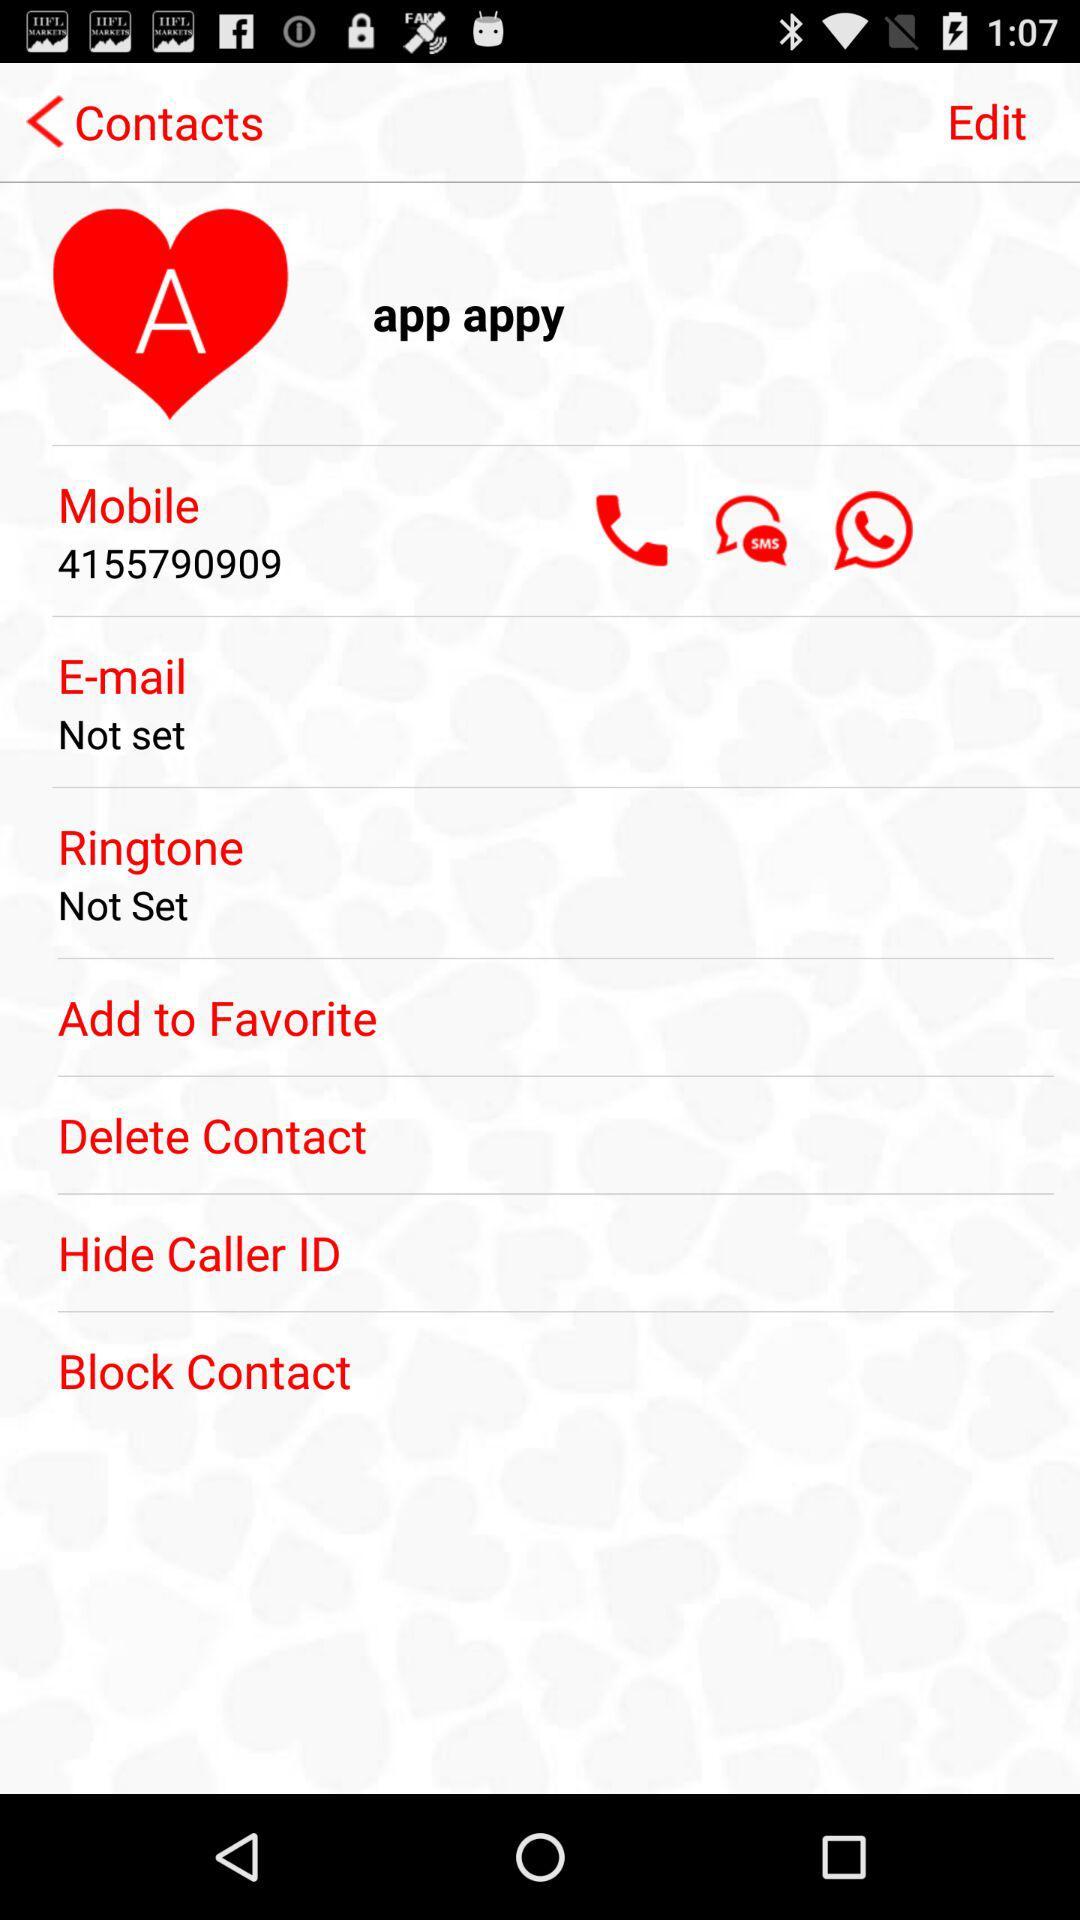 Image resolution: width=1080 pixels, height=1920 pixels. Describe the element at coordinates (752, 566) in the screenshot. I see `the chat icon` at that location.